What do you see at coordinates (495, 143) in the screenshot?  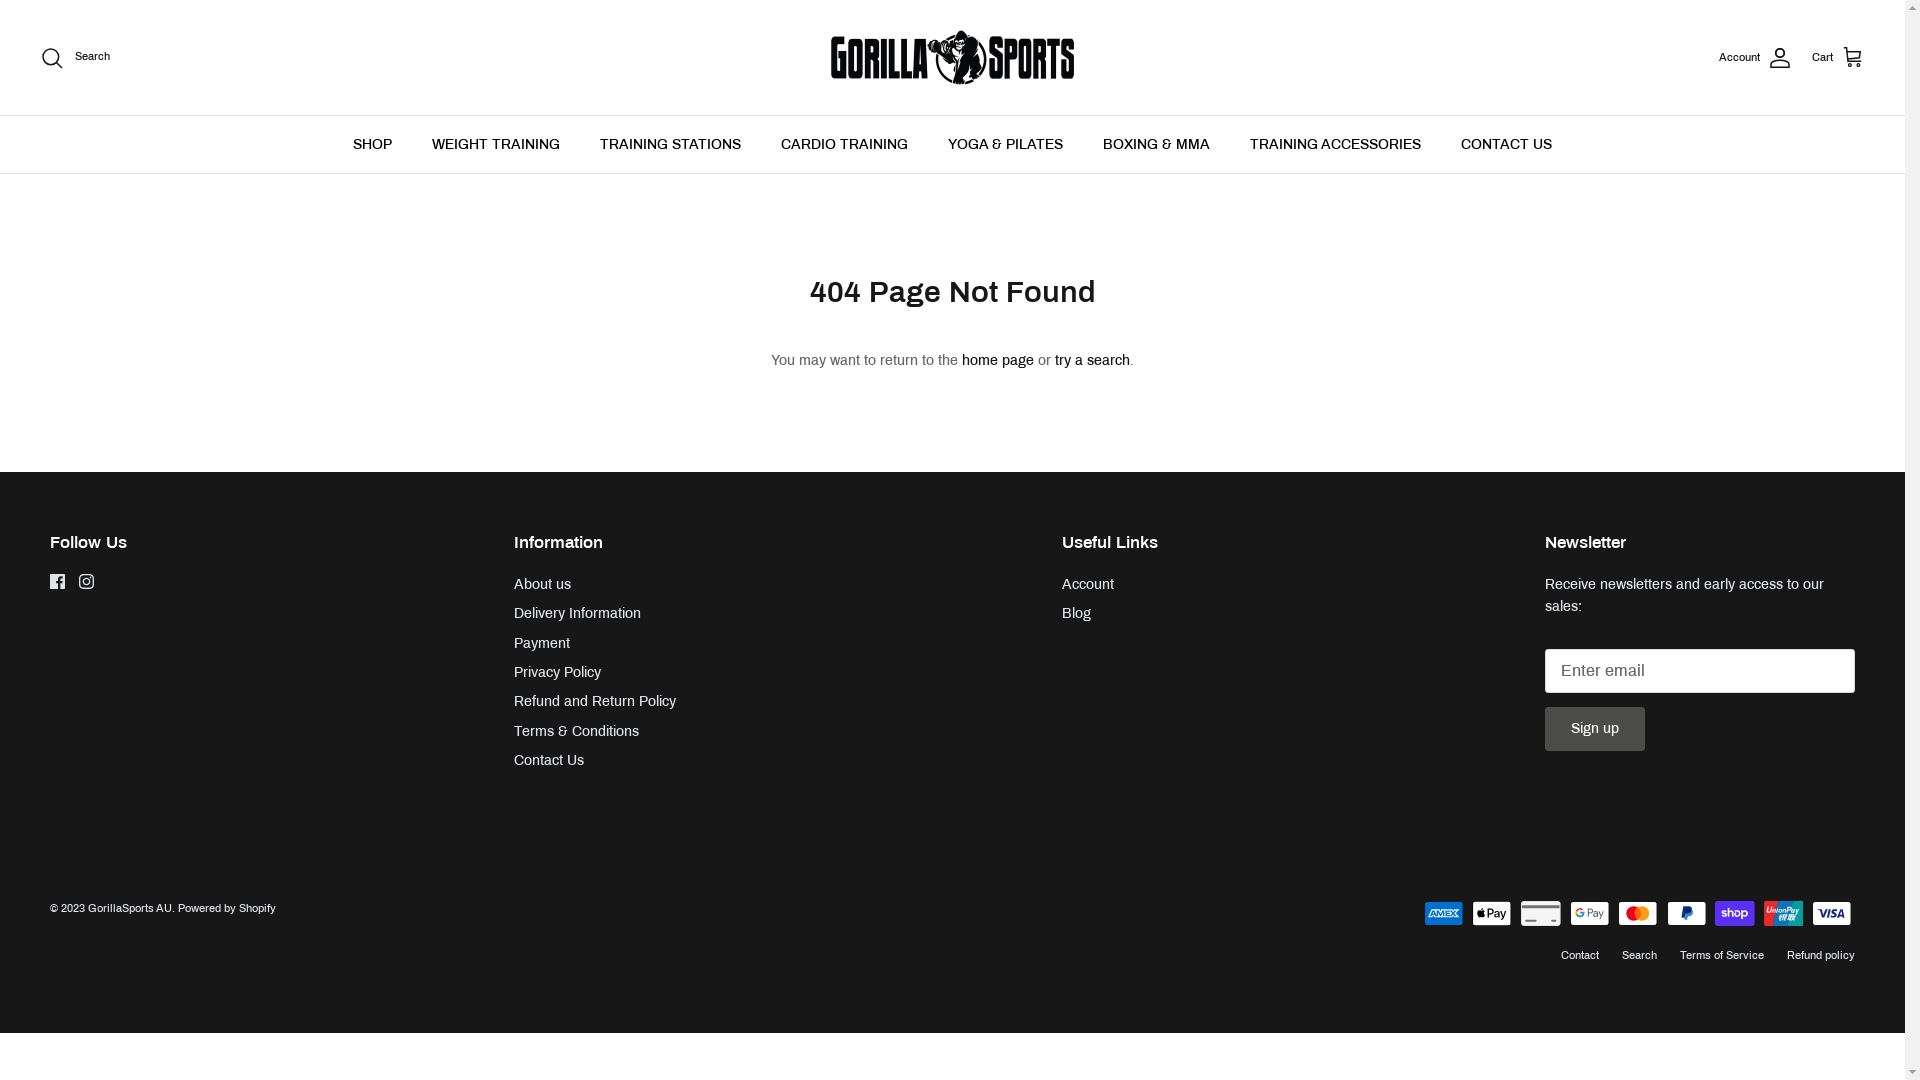 I see `'WEIGHT TRAINING'` at bounding box center [495, 143].